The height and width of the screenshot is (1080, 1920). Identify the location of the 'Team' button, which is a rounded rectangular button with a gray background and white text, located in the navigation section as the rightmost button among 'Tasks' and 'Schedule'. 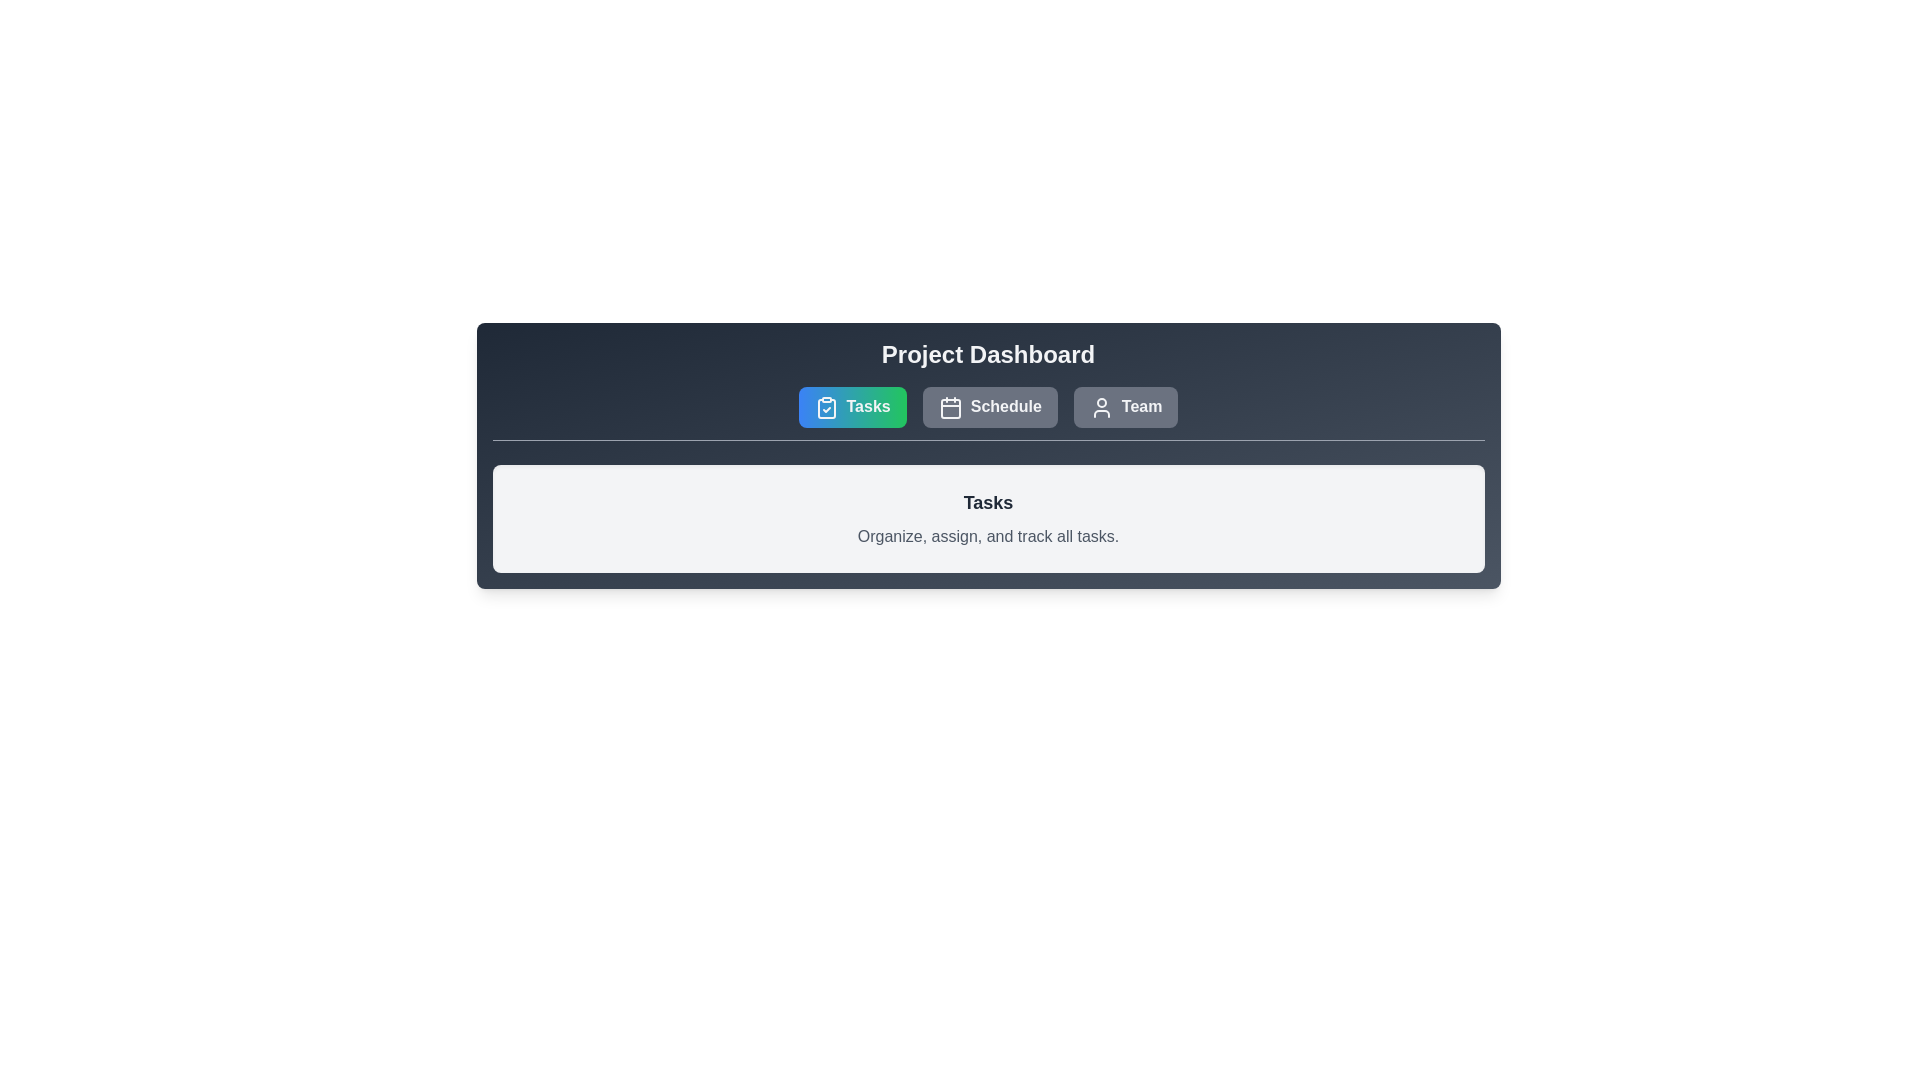
(1126, 406).